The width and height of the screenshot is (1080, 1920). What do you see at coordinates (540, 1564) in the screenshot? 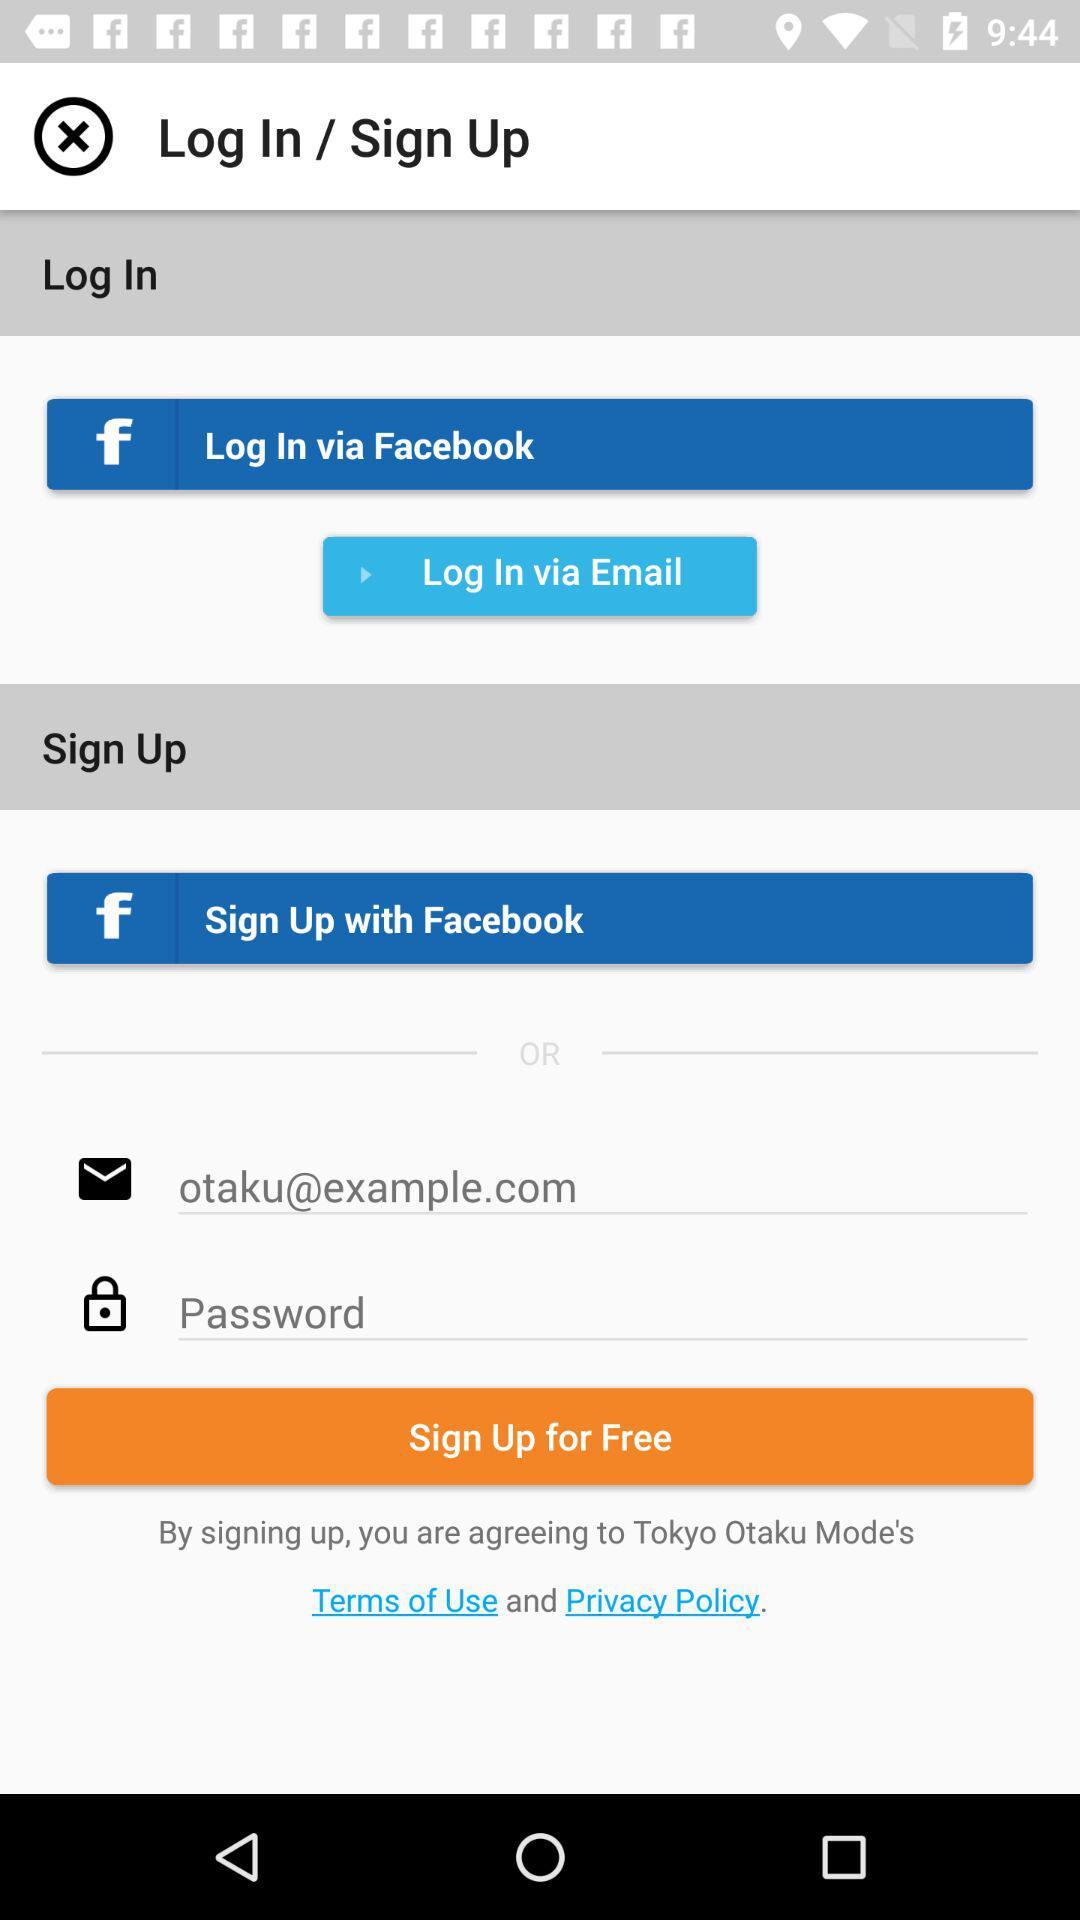
I see `by signing up` at bounding box center [540, 1564].